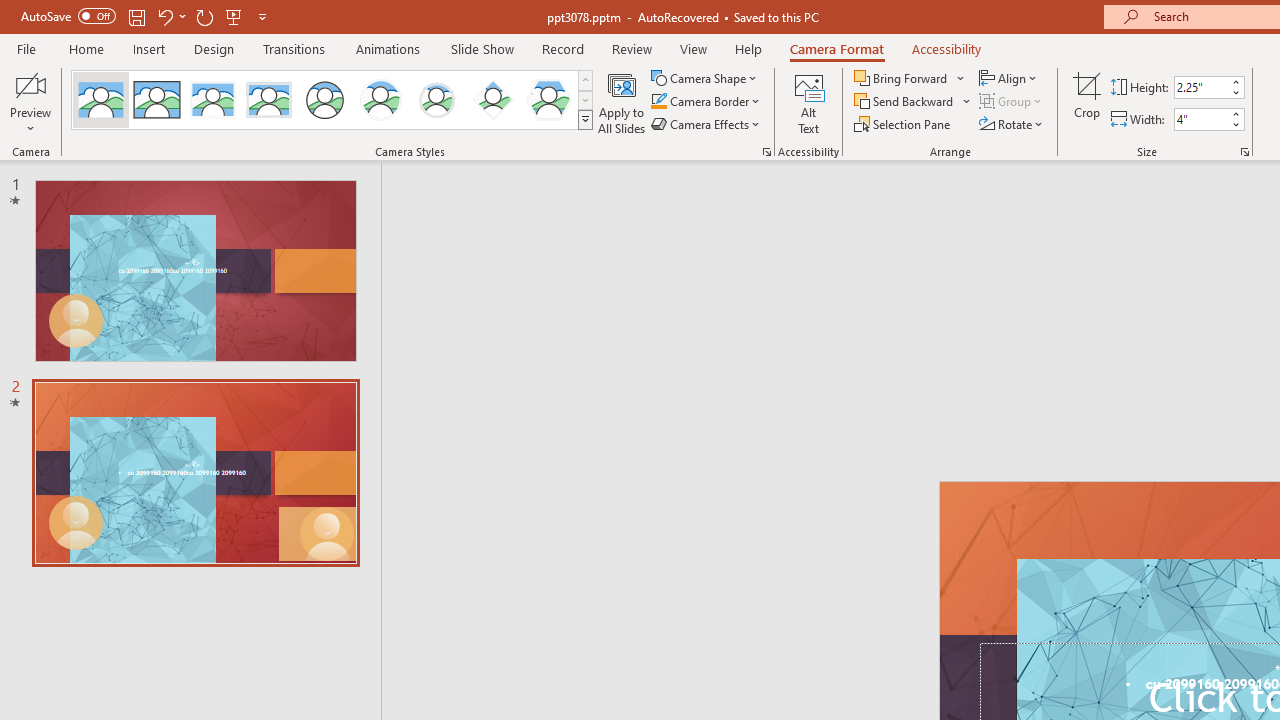 The image size is (1280, 720). What do you see at coordinates (707, 124) in the screenshot?
I see `'Camera Effects'` at bounding box center [707, 124].